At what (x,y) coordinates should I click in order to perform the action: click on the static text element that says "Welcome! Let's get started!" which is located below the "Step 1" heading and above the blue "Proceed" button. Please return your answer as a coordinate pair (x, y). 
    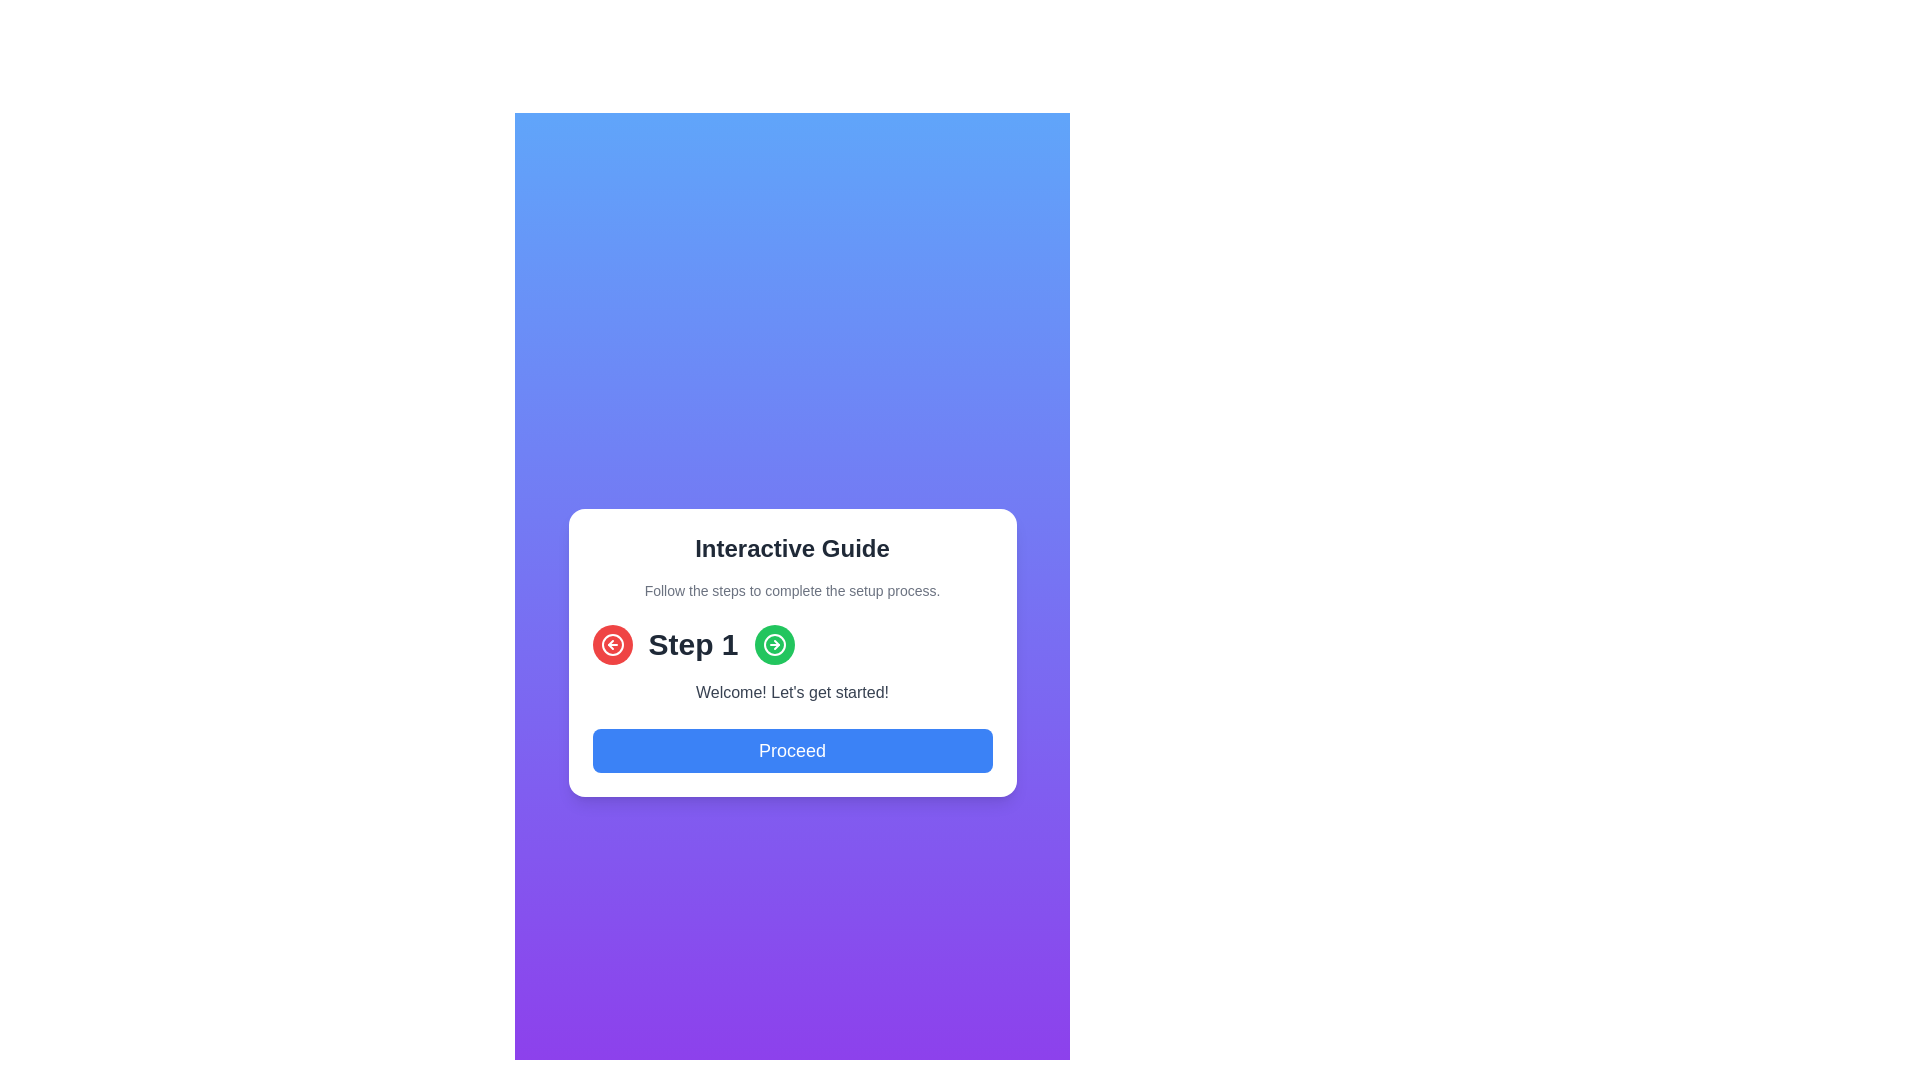
    Looking at the image, I should click on (791, 692).